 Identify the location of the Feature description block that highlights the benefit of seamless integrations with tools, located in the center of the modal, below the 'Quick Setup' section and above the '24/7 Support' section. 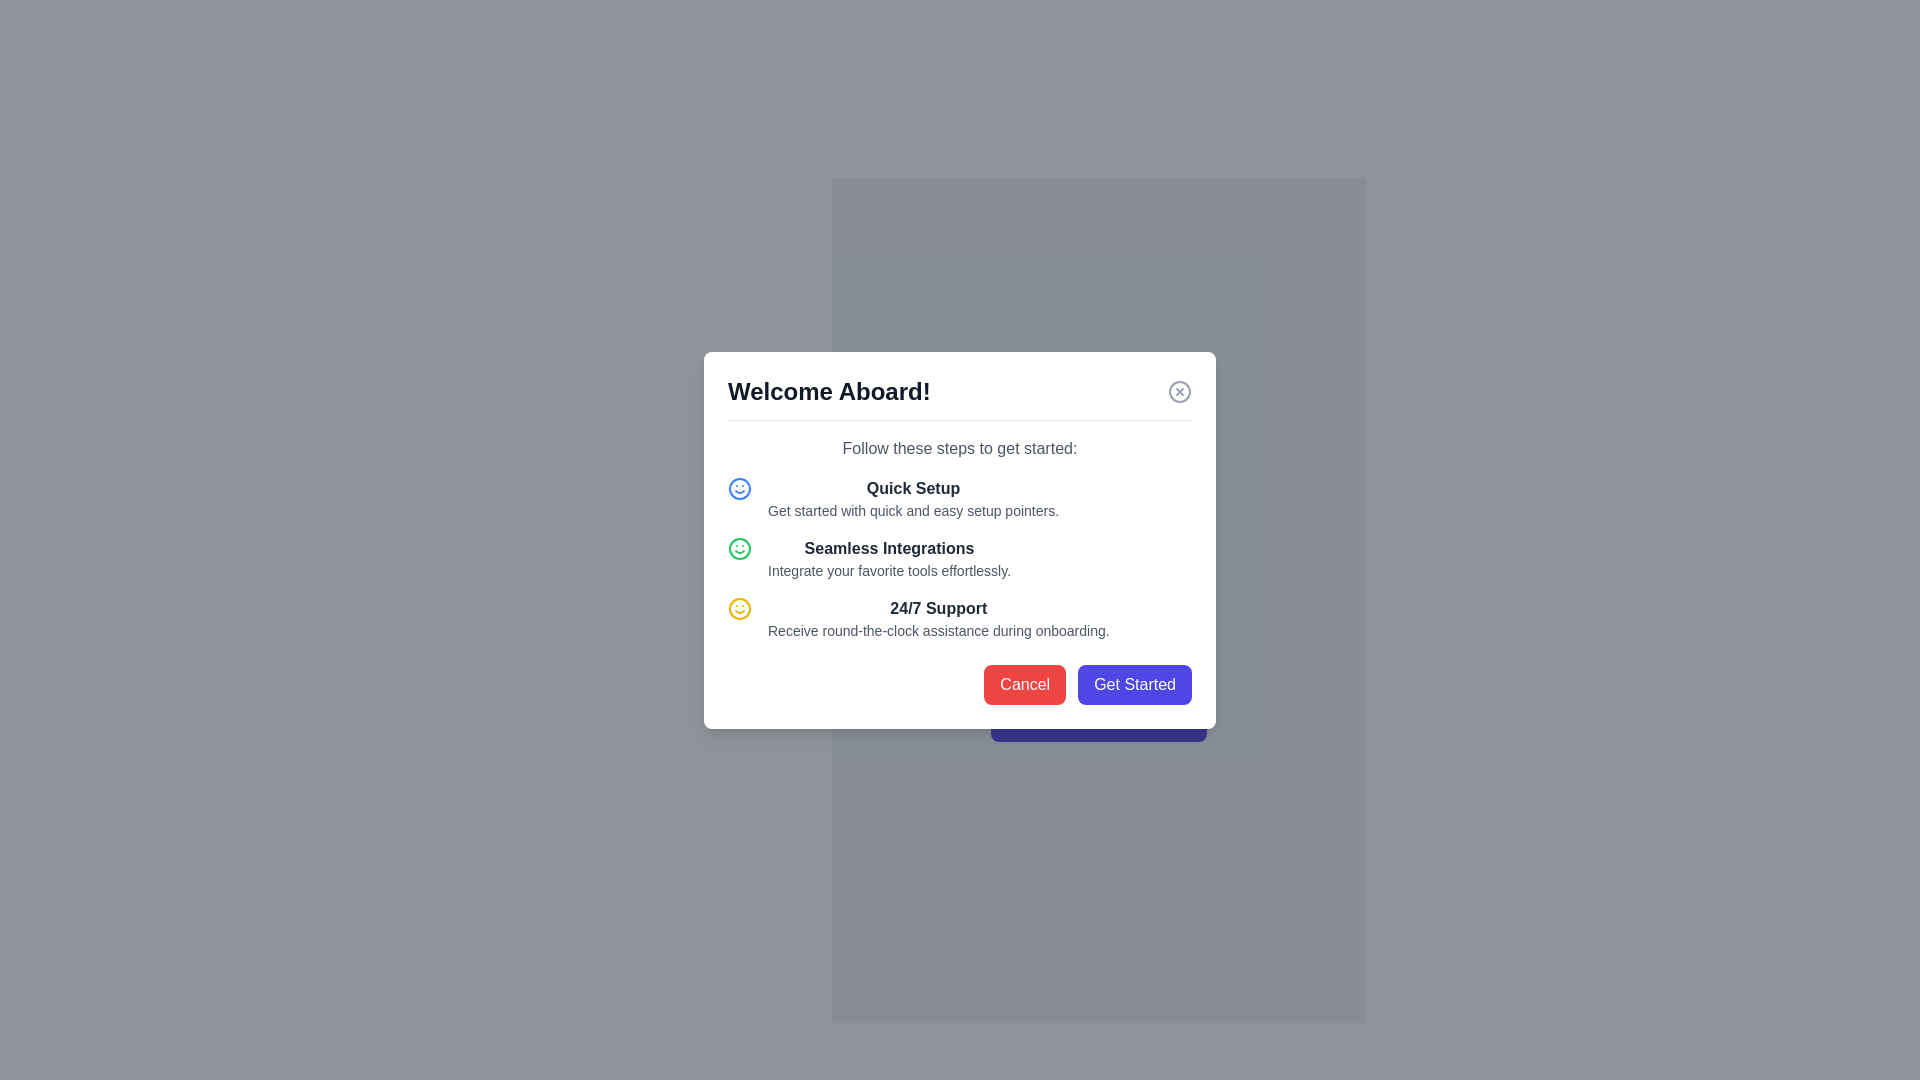
(960, 558).